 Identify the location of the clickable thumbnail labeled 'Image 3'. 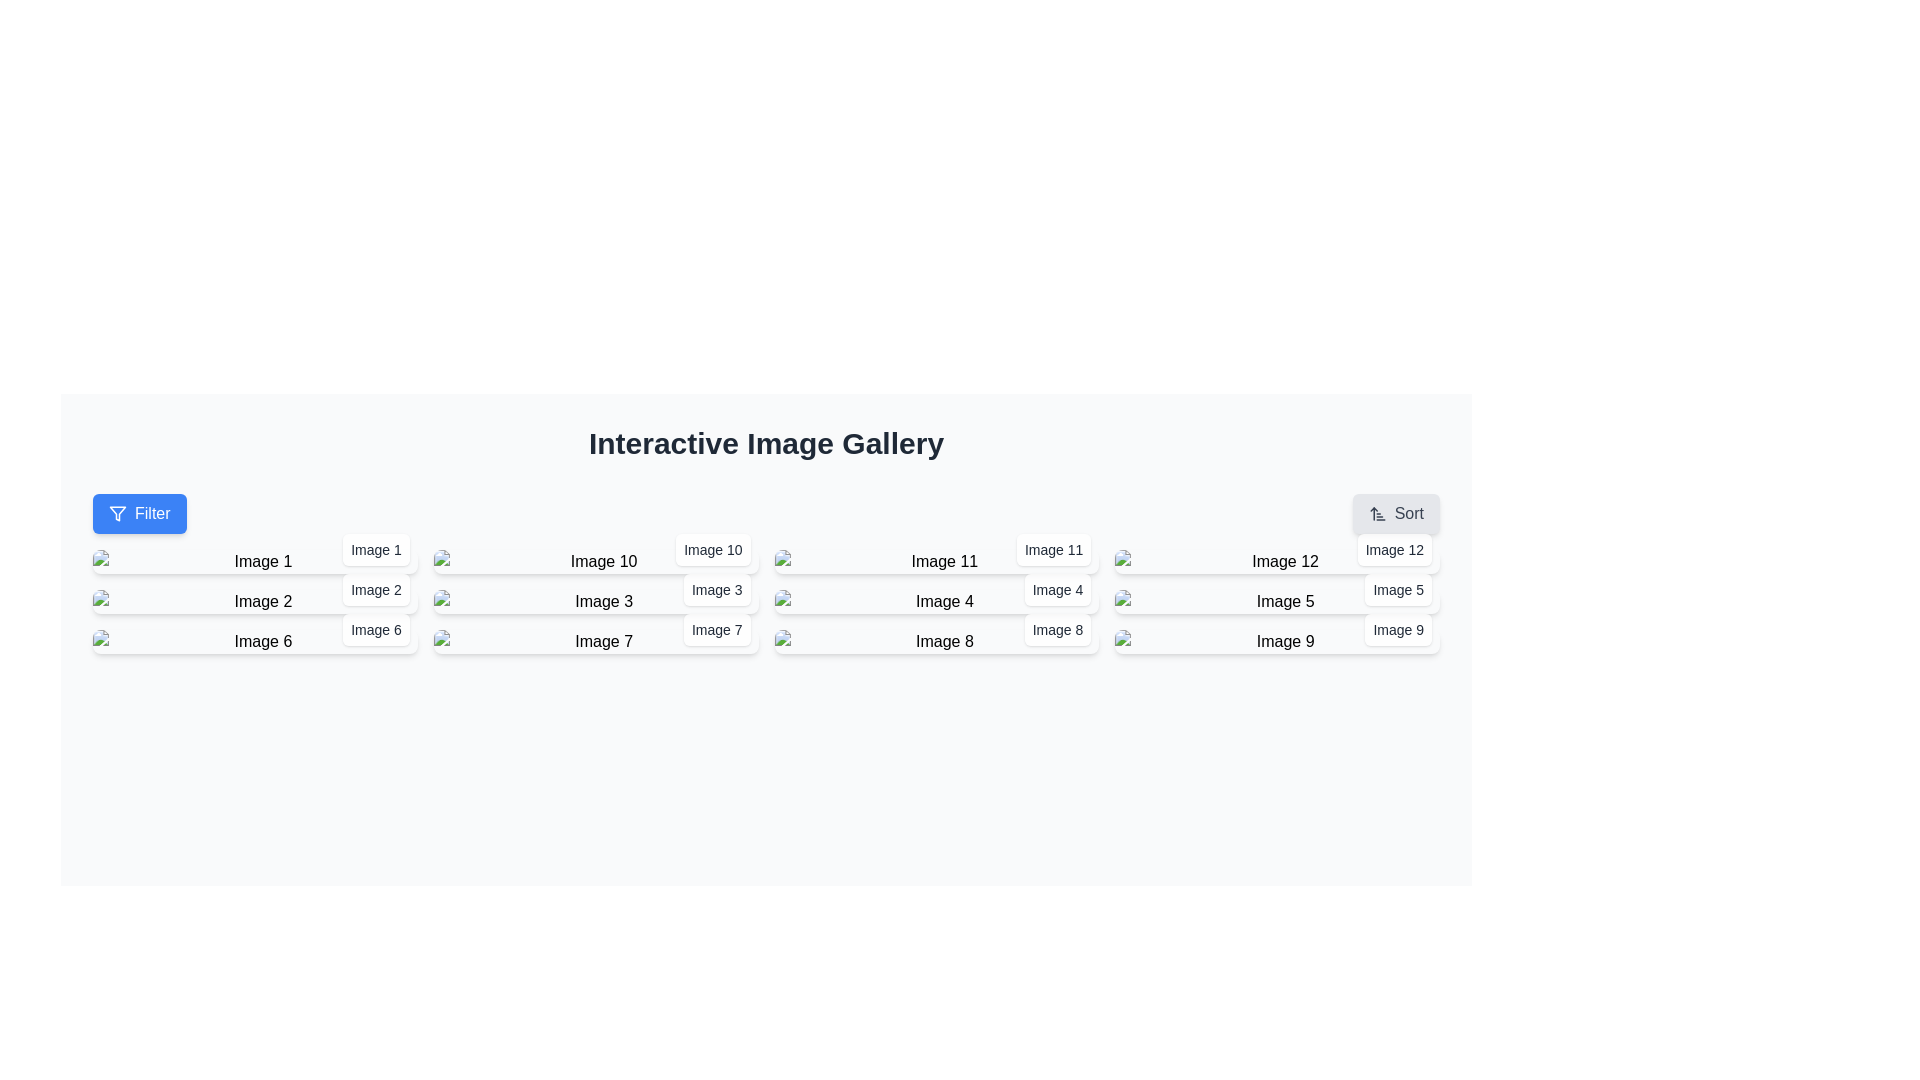
(595, 600).